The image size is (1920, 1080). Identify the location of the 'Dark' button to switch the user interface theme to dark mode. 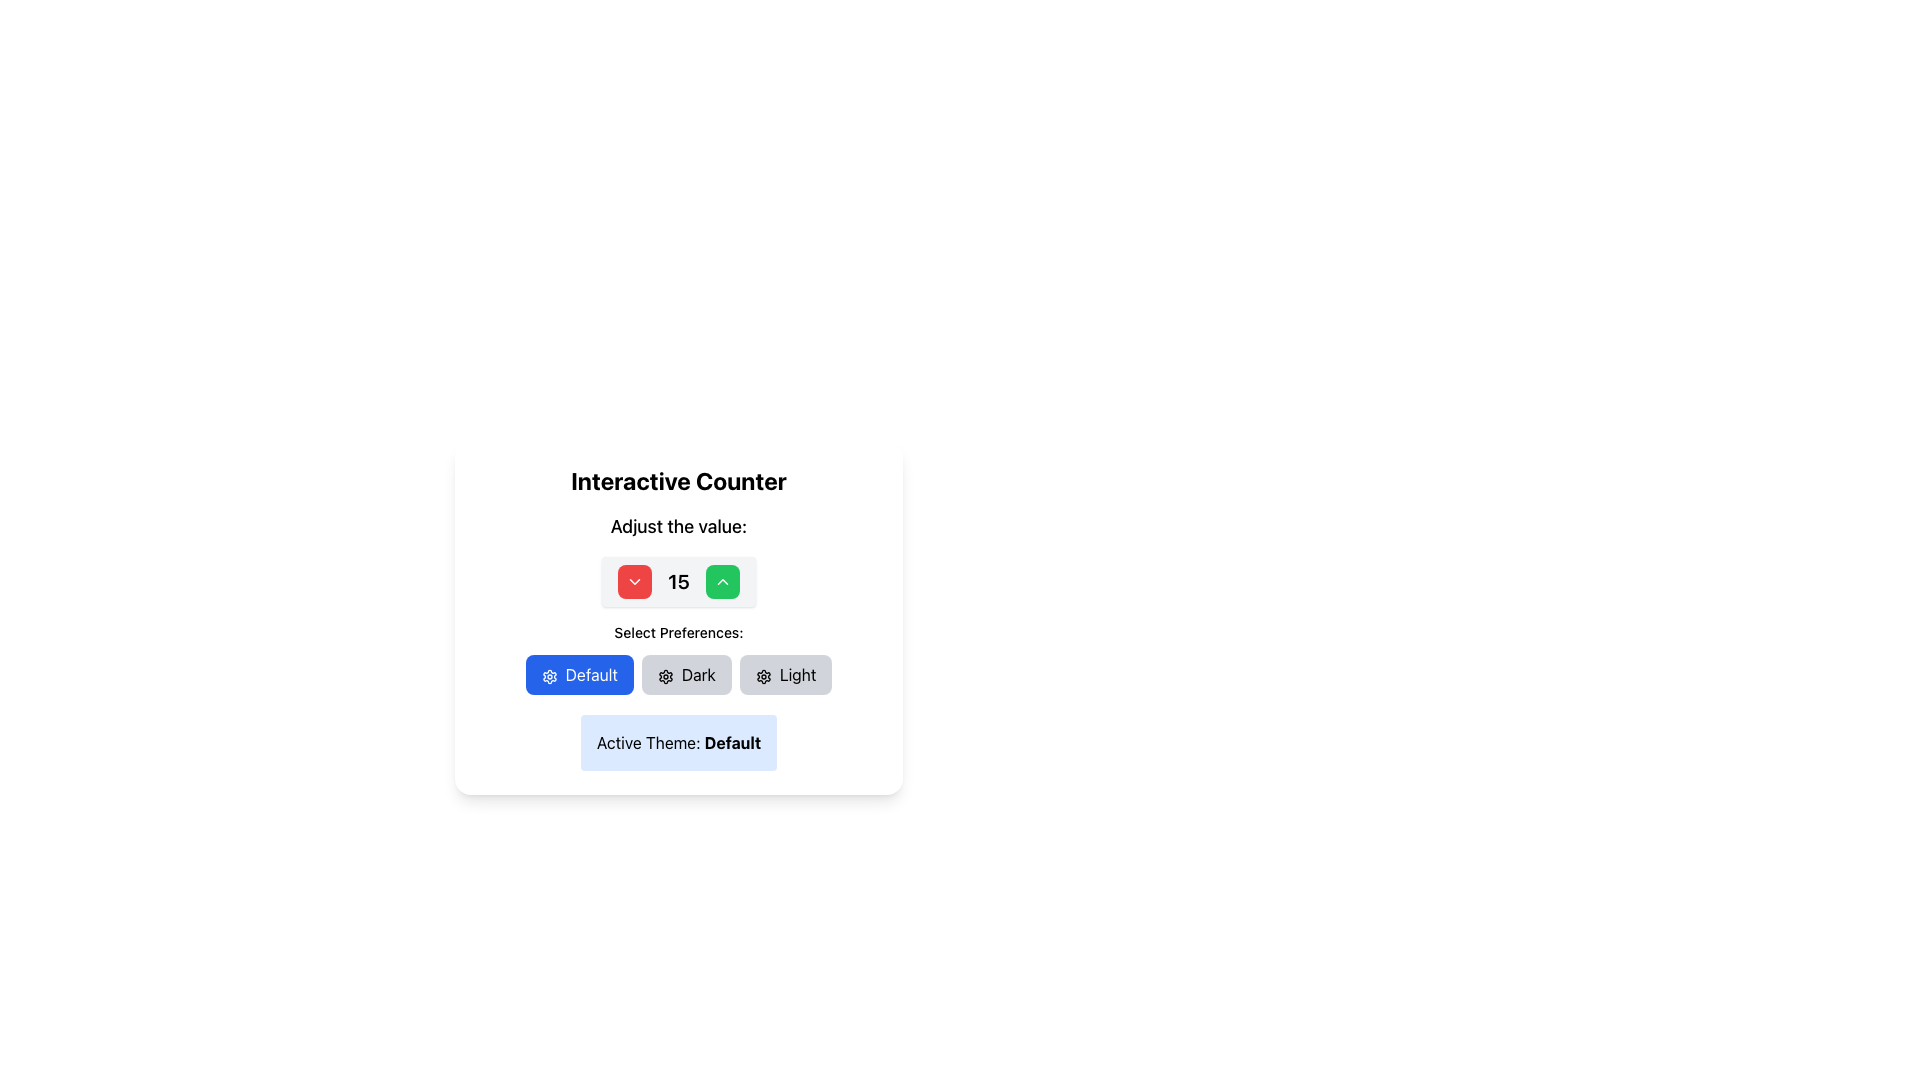
(686, 675).